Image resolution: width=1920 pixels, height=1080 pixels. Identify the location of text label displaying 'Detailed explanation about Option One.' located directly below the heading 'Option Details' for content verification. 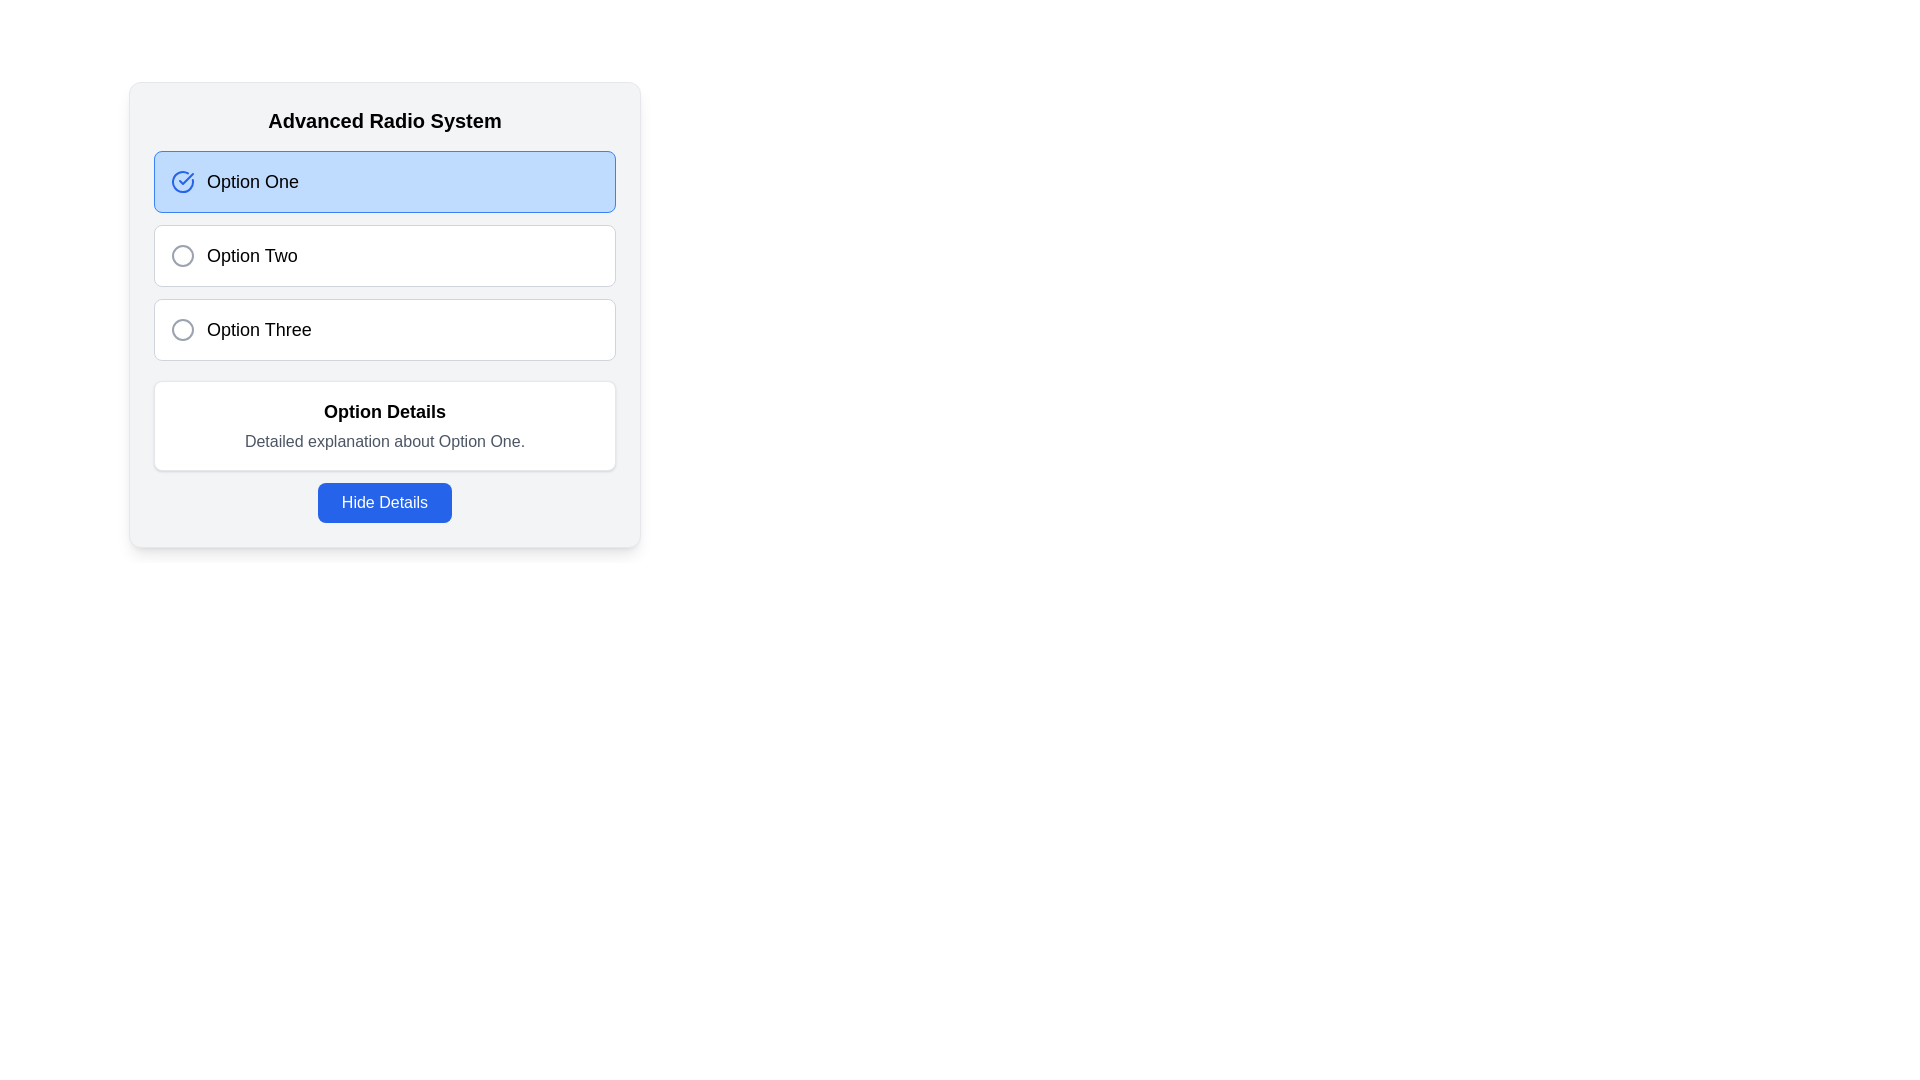
(384, 441).